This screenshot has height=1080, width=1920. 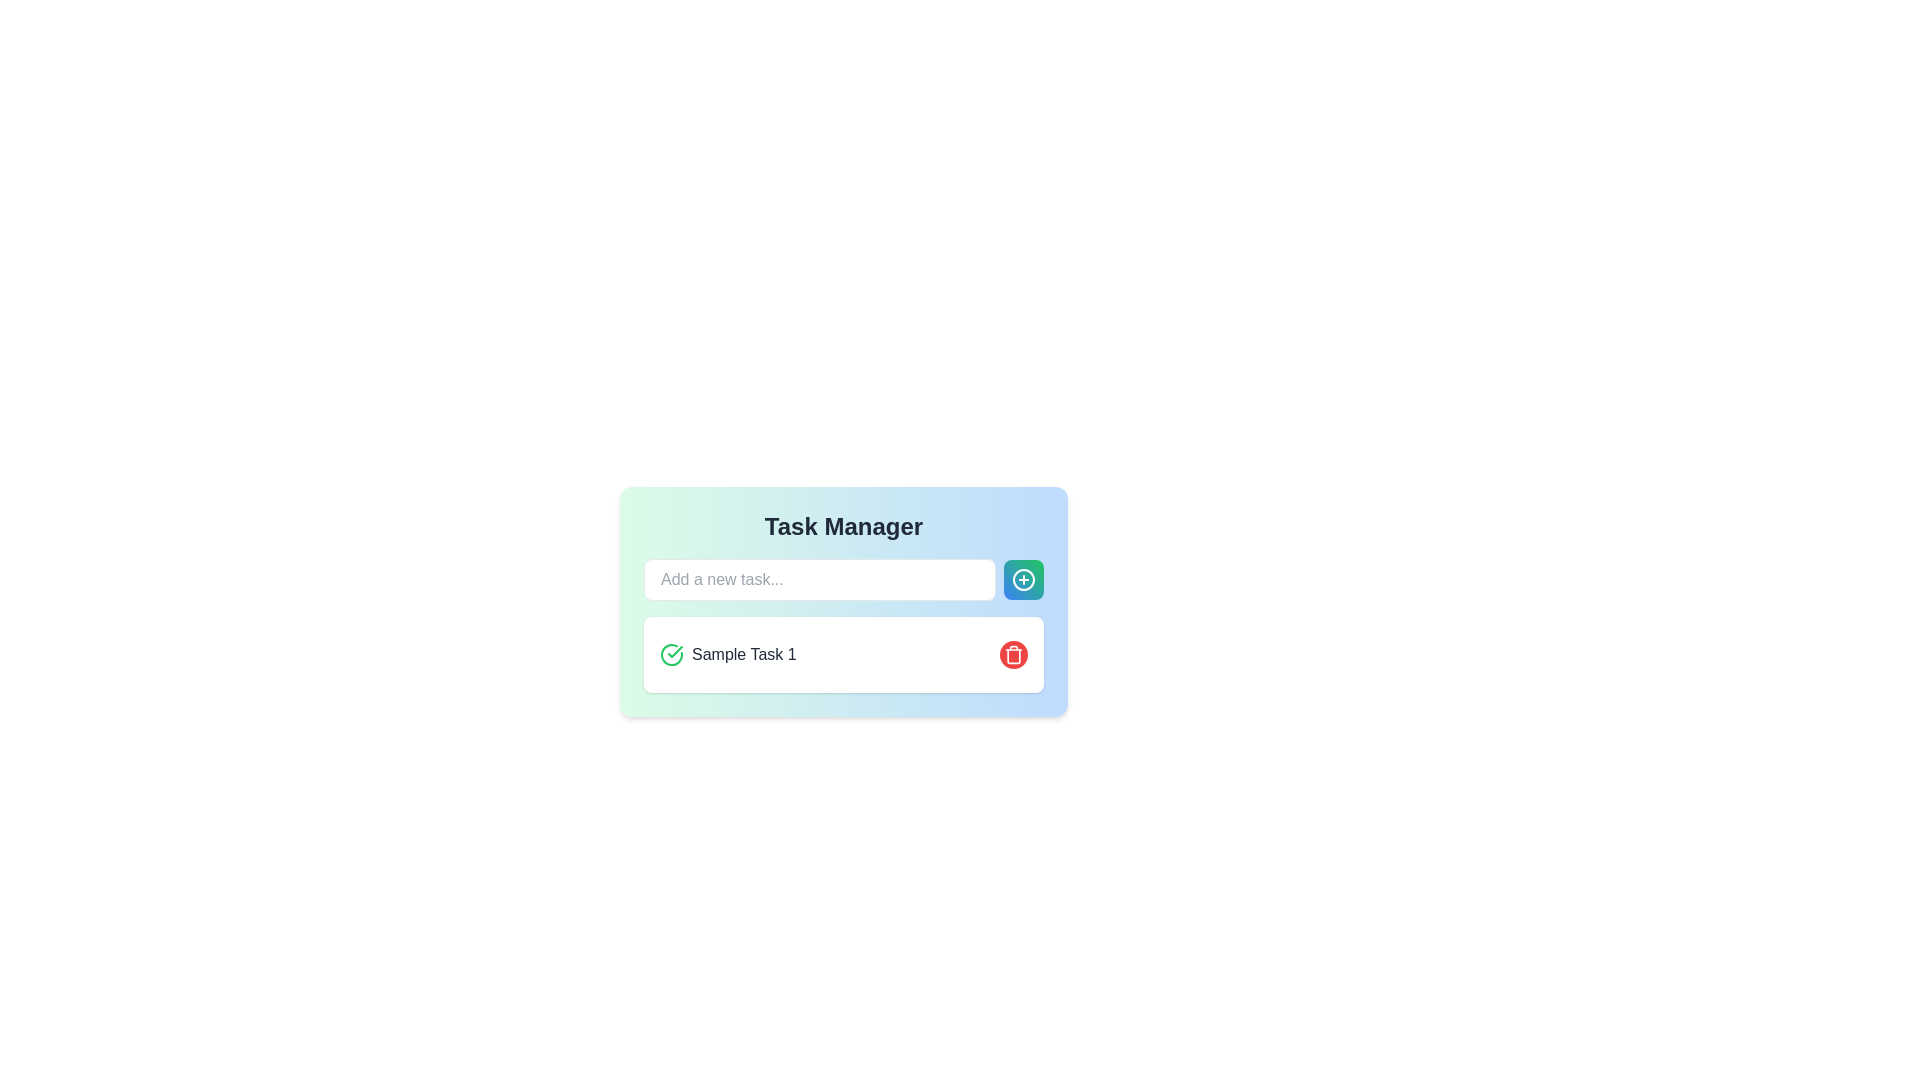 I want to click on the button located to the right of the text input field with the placeholder 'Add a new task...' to change its gradient, so click(x=1023, y=579).